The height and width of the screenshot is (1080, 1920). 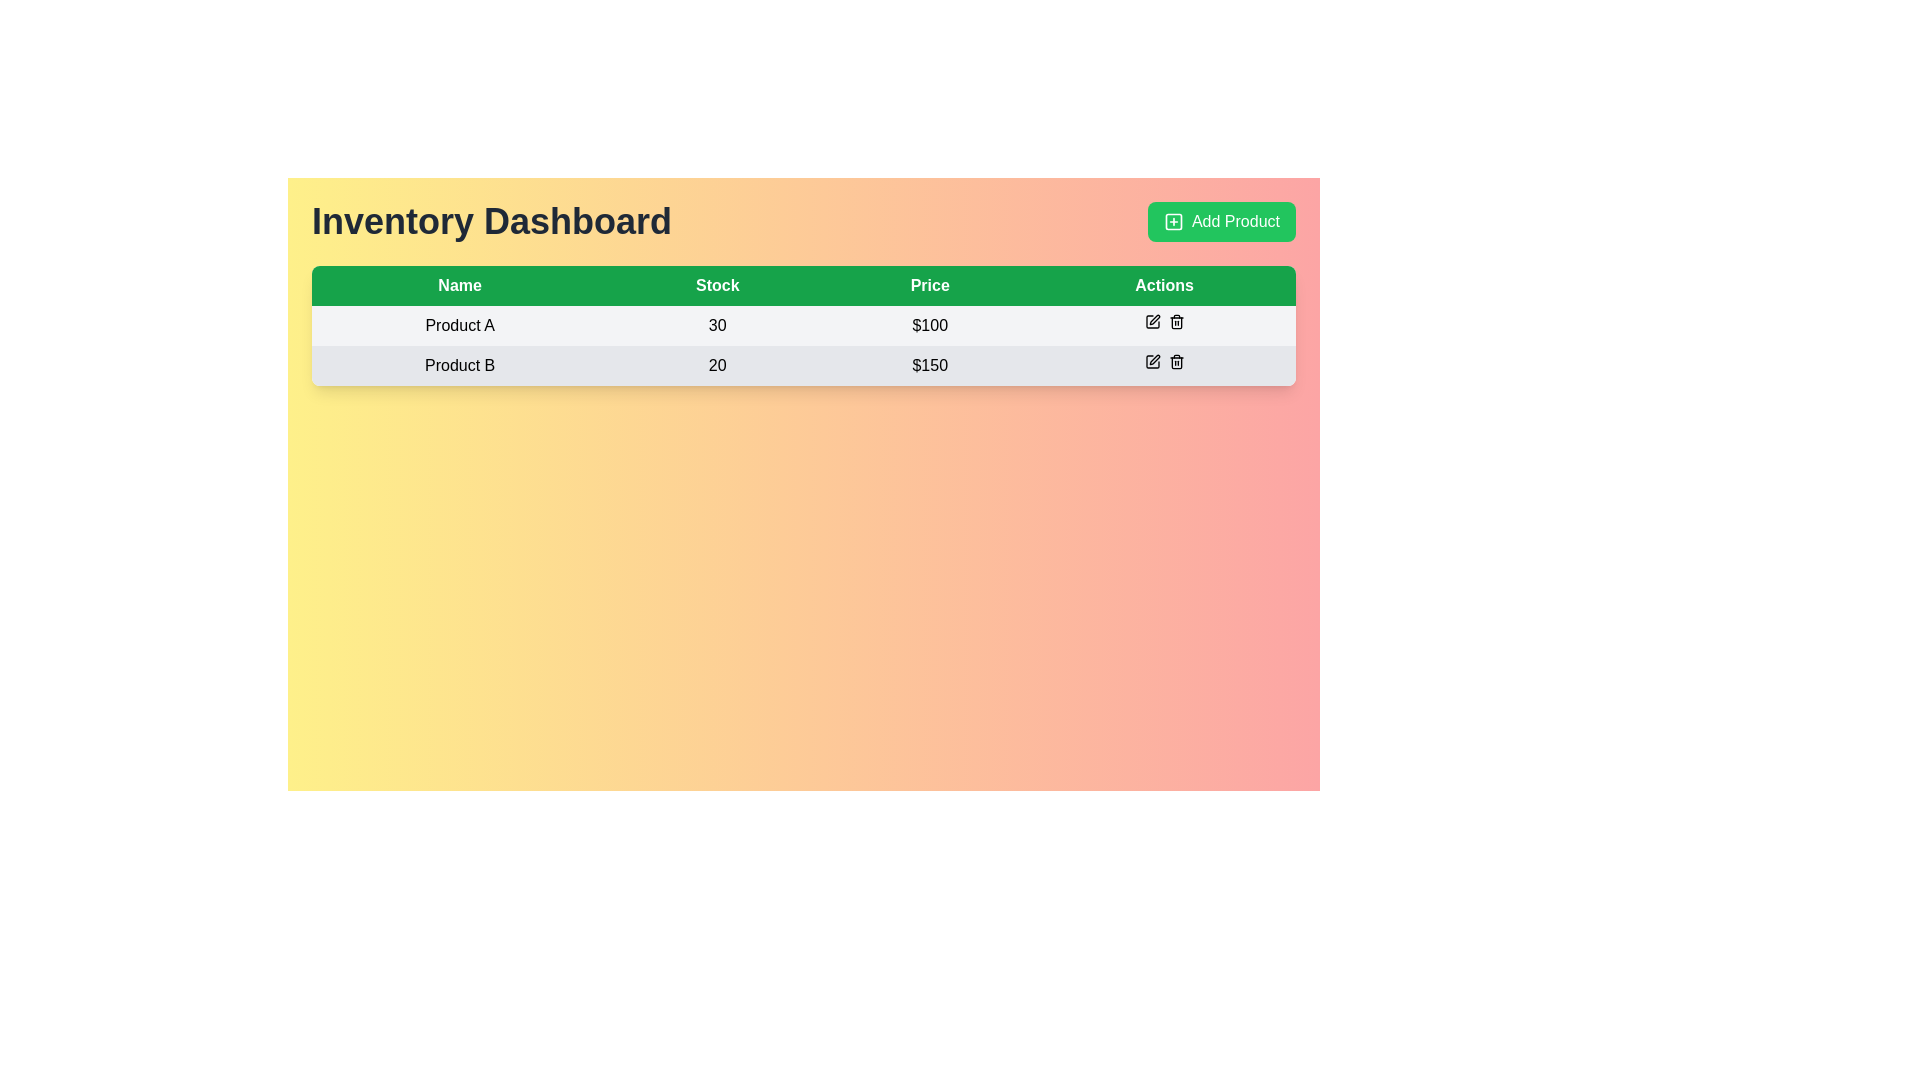 What do you see at coordinates (1152, 320) in the screenshot?
I see `the 'Edit' button icon, which resembles a pen and is located in the 'Actions' column of the first row in the table under the 'Inventory Dashboard' to visualize a hover effect` at bounding box center [1152, 320].